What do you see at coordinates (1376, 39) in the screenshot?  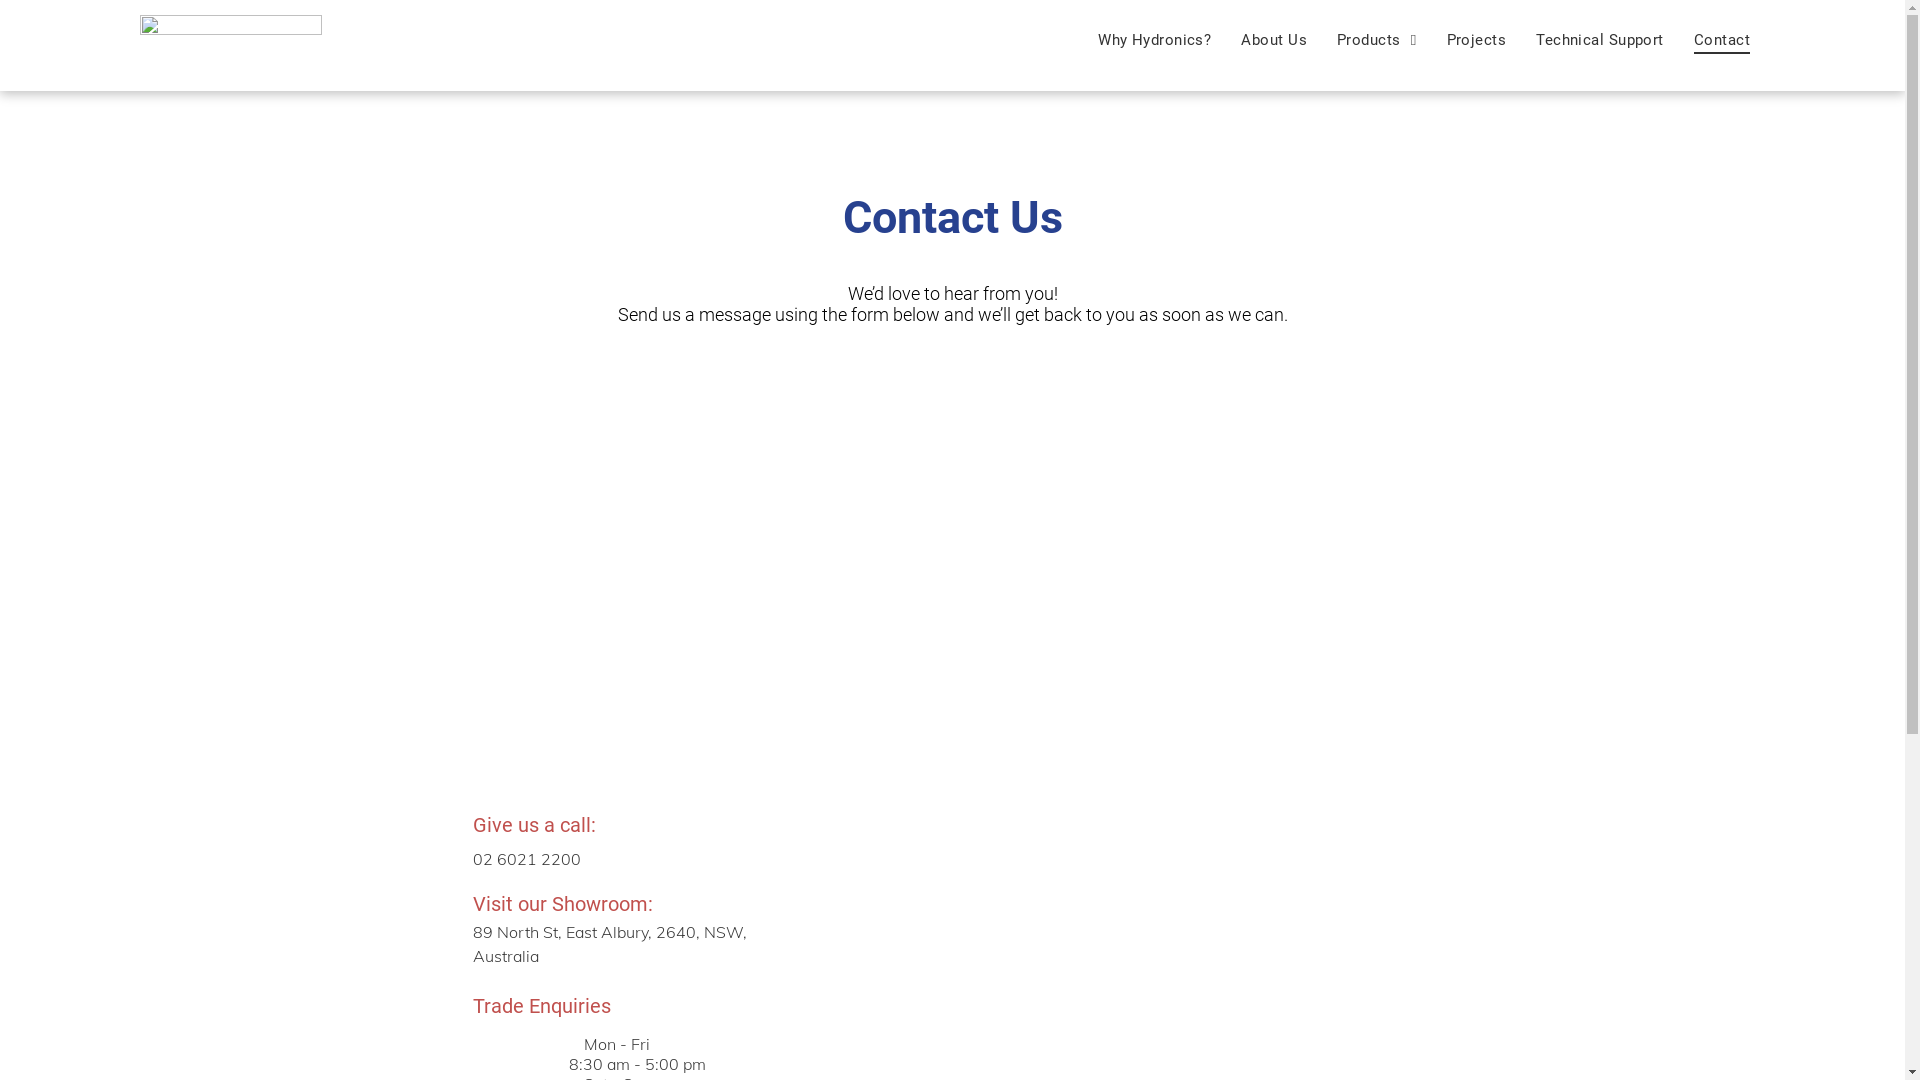 I see `'Products'` at bounding box center [1376, 39].